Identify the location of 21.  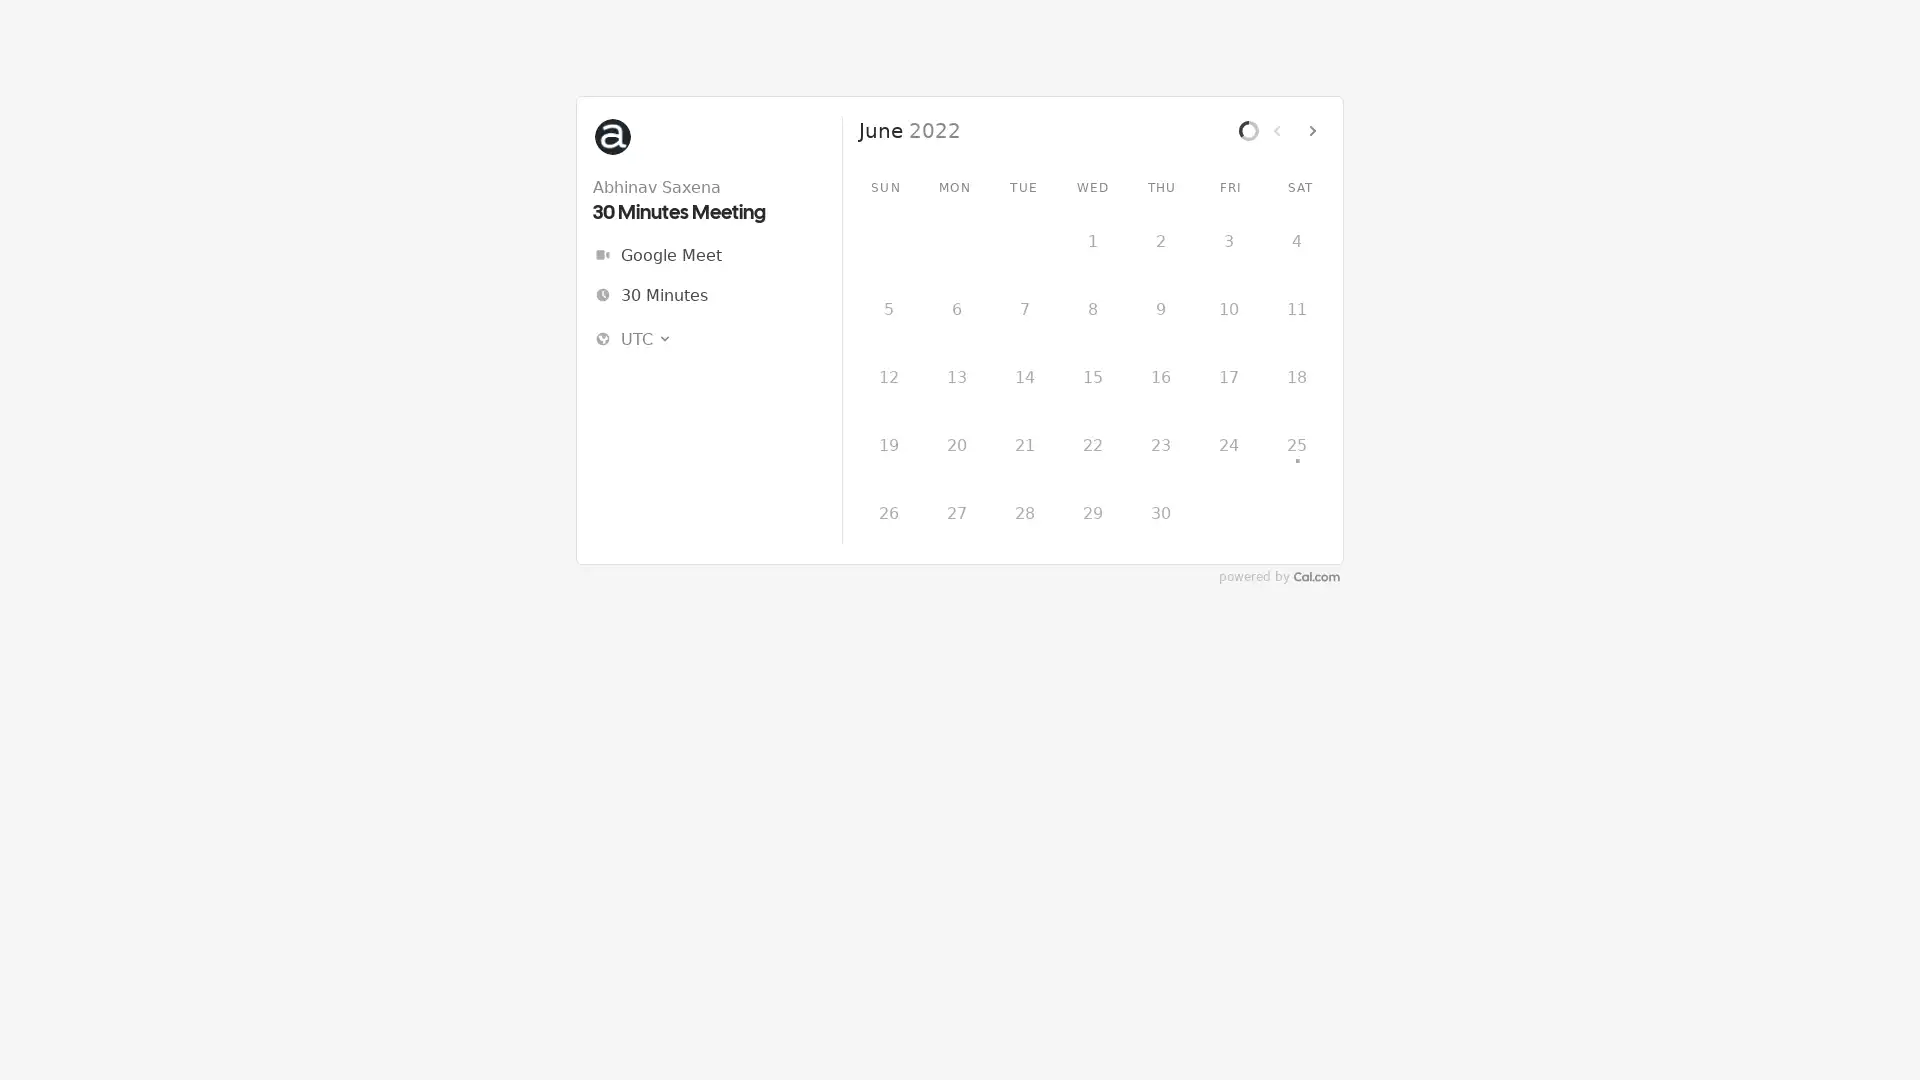
(1025, 443).